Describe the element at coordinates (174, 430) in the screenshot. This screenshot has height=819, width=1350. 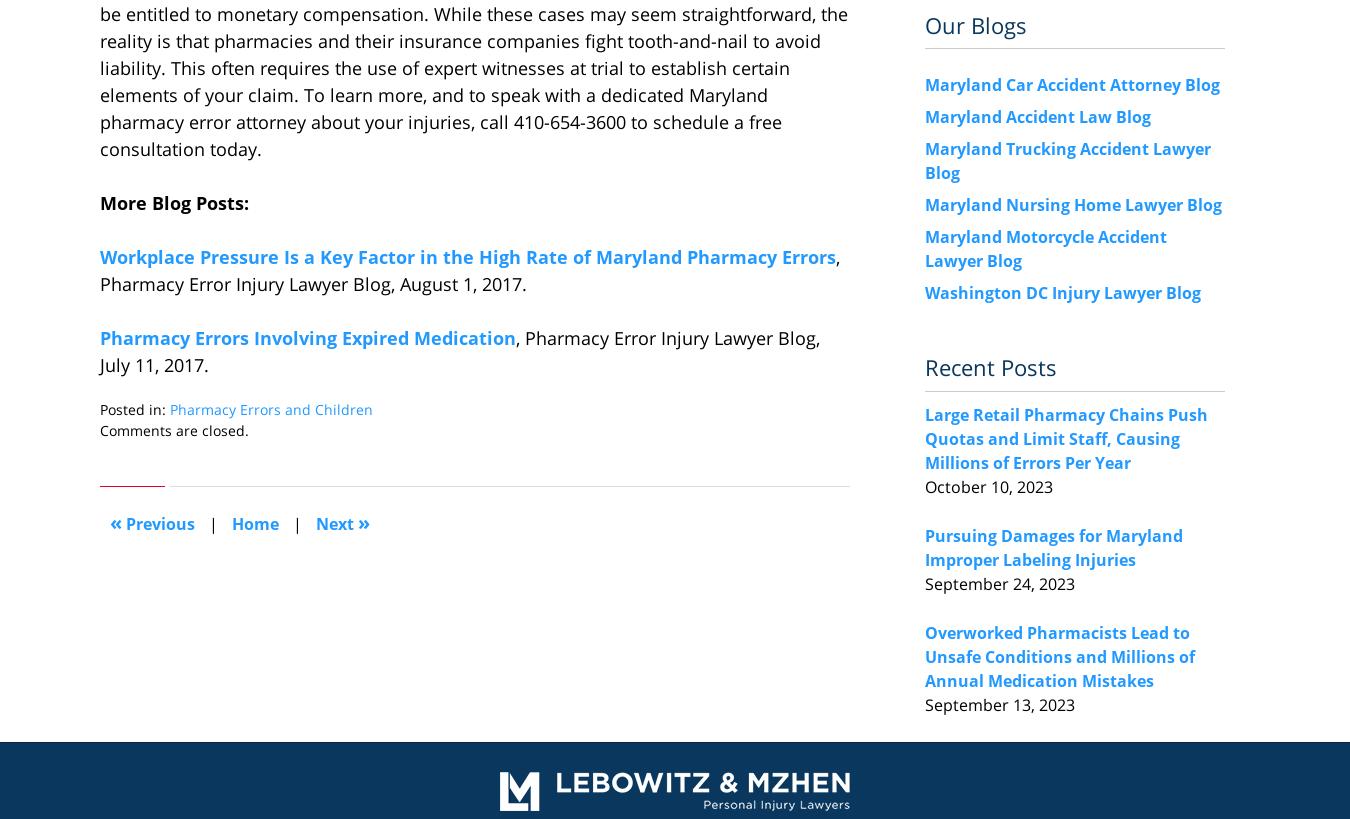
I see `'Comments are closed.'` at that location.